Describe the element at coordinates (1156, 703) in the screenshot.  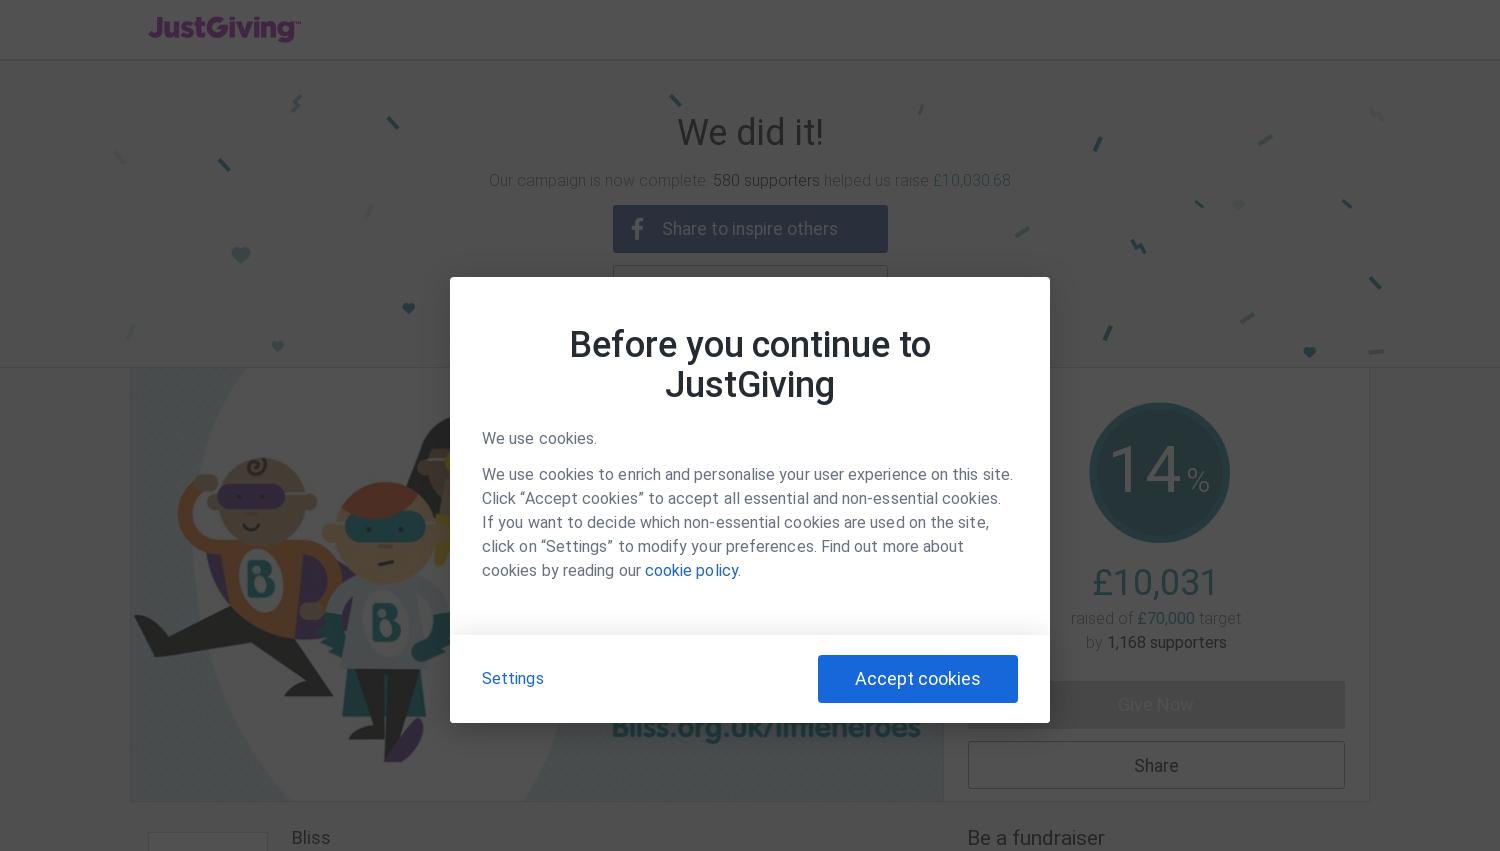
I see `'Give Now'` at that location.